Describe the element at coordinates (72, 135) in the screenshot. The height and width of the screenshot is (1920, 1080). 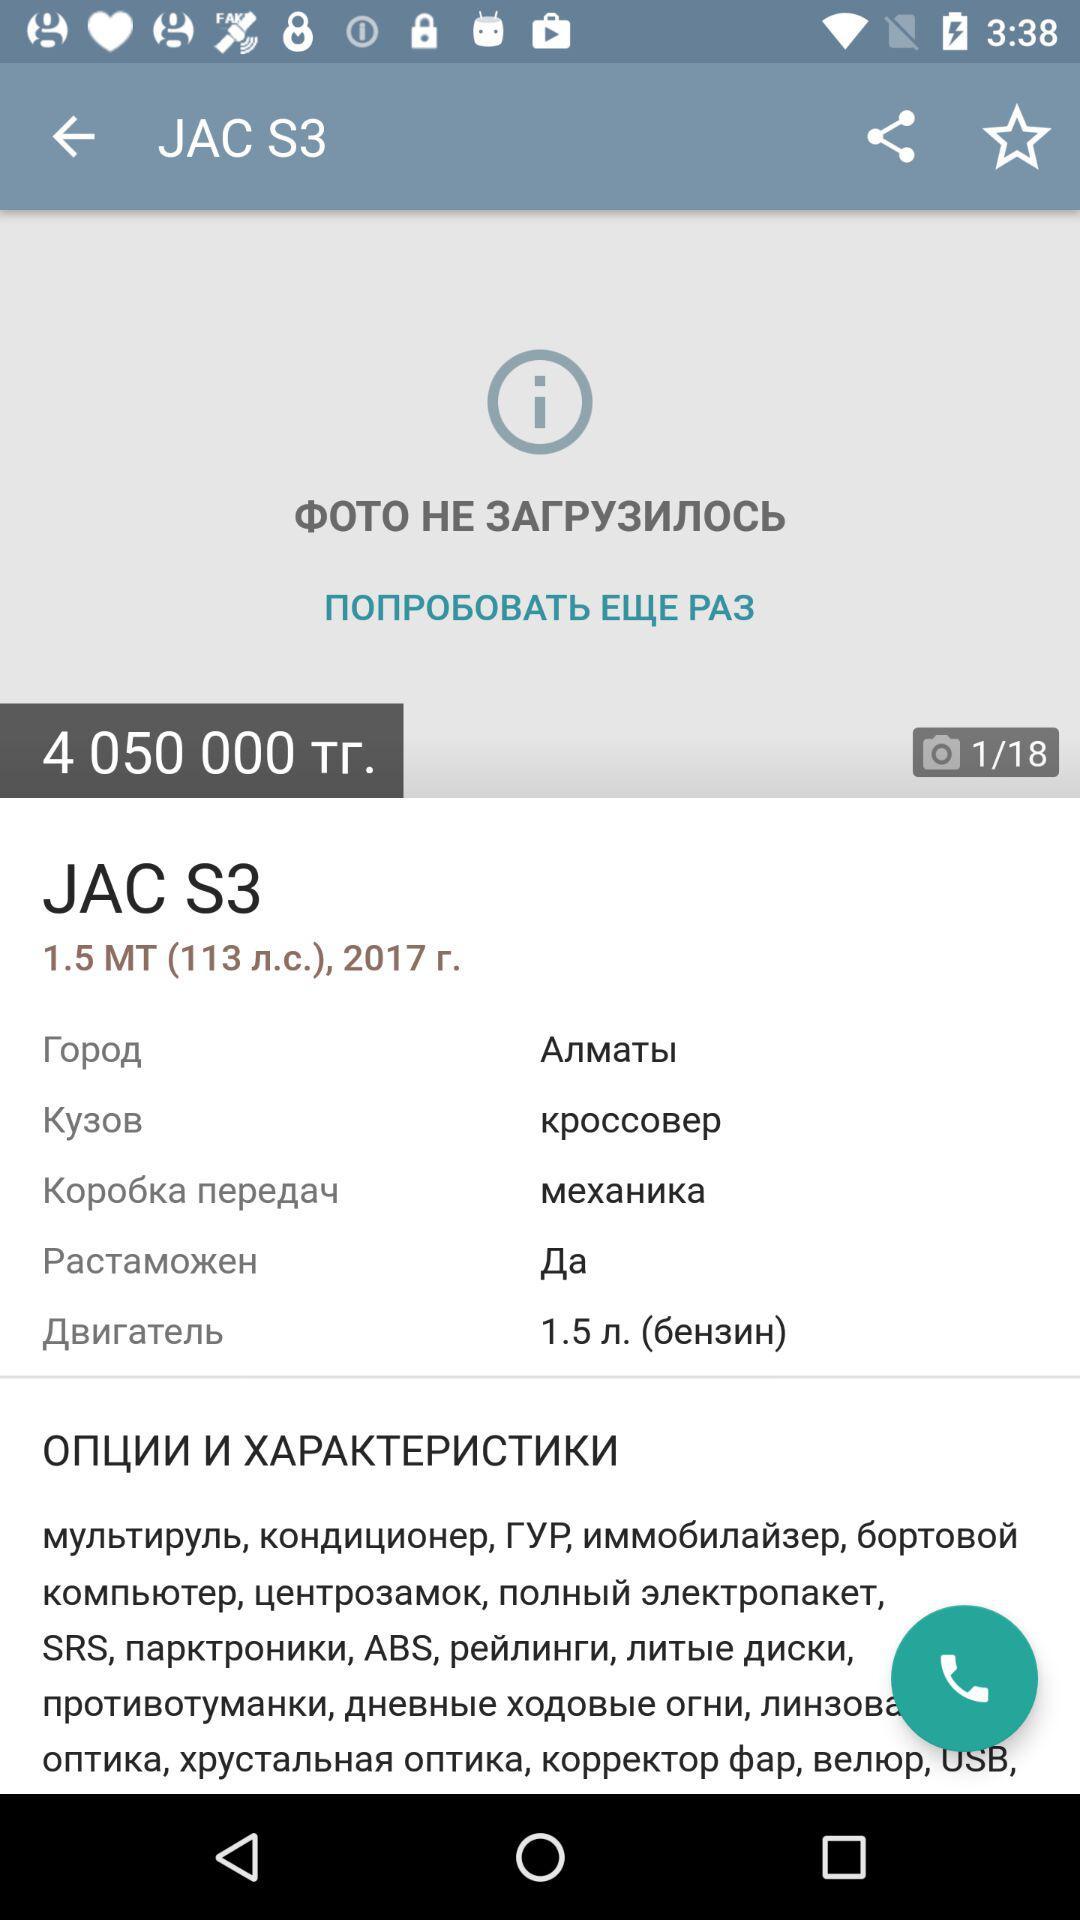
I see `the item next to jac s3 app` at that location.